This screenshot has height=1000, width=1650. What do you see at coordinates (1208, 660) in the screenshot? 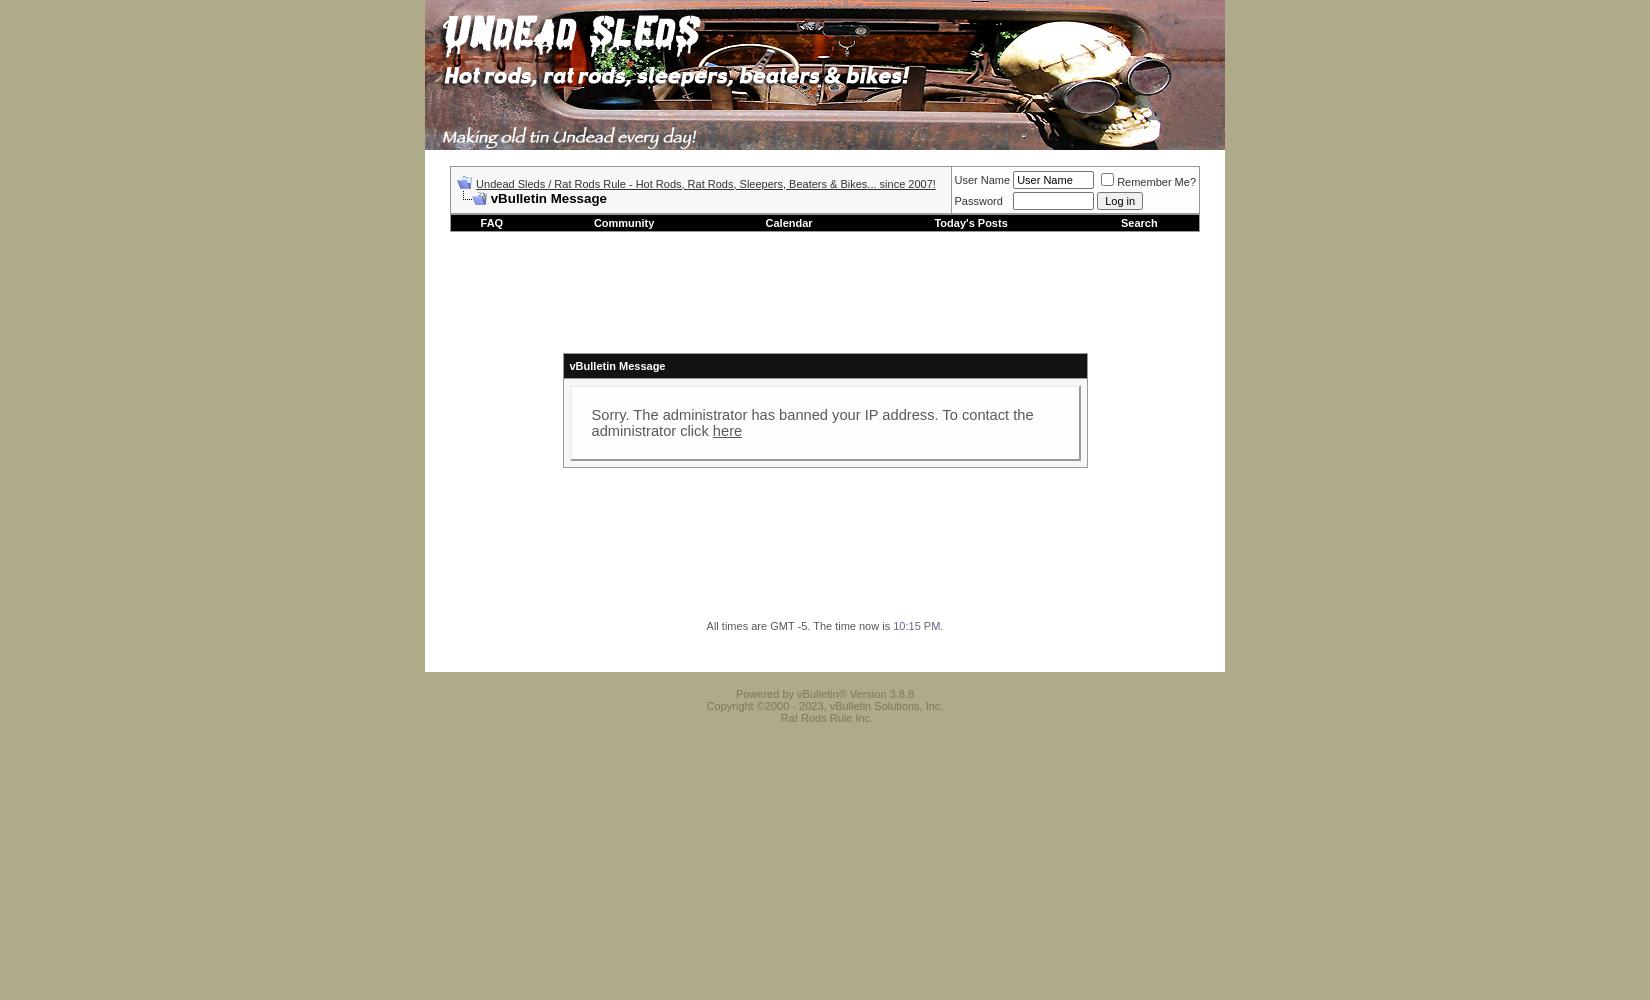
I see `'Top'` at bounding box center [1208, 660].